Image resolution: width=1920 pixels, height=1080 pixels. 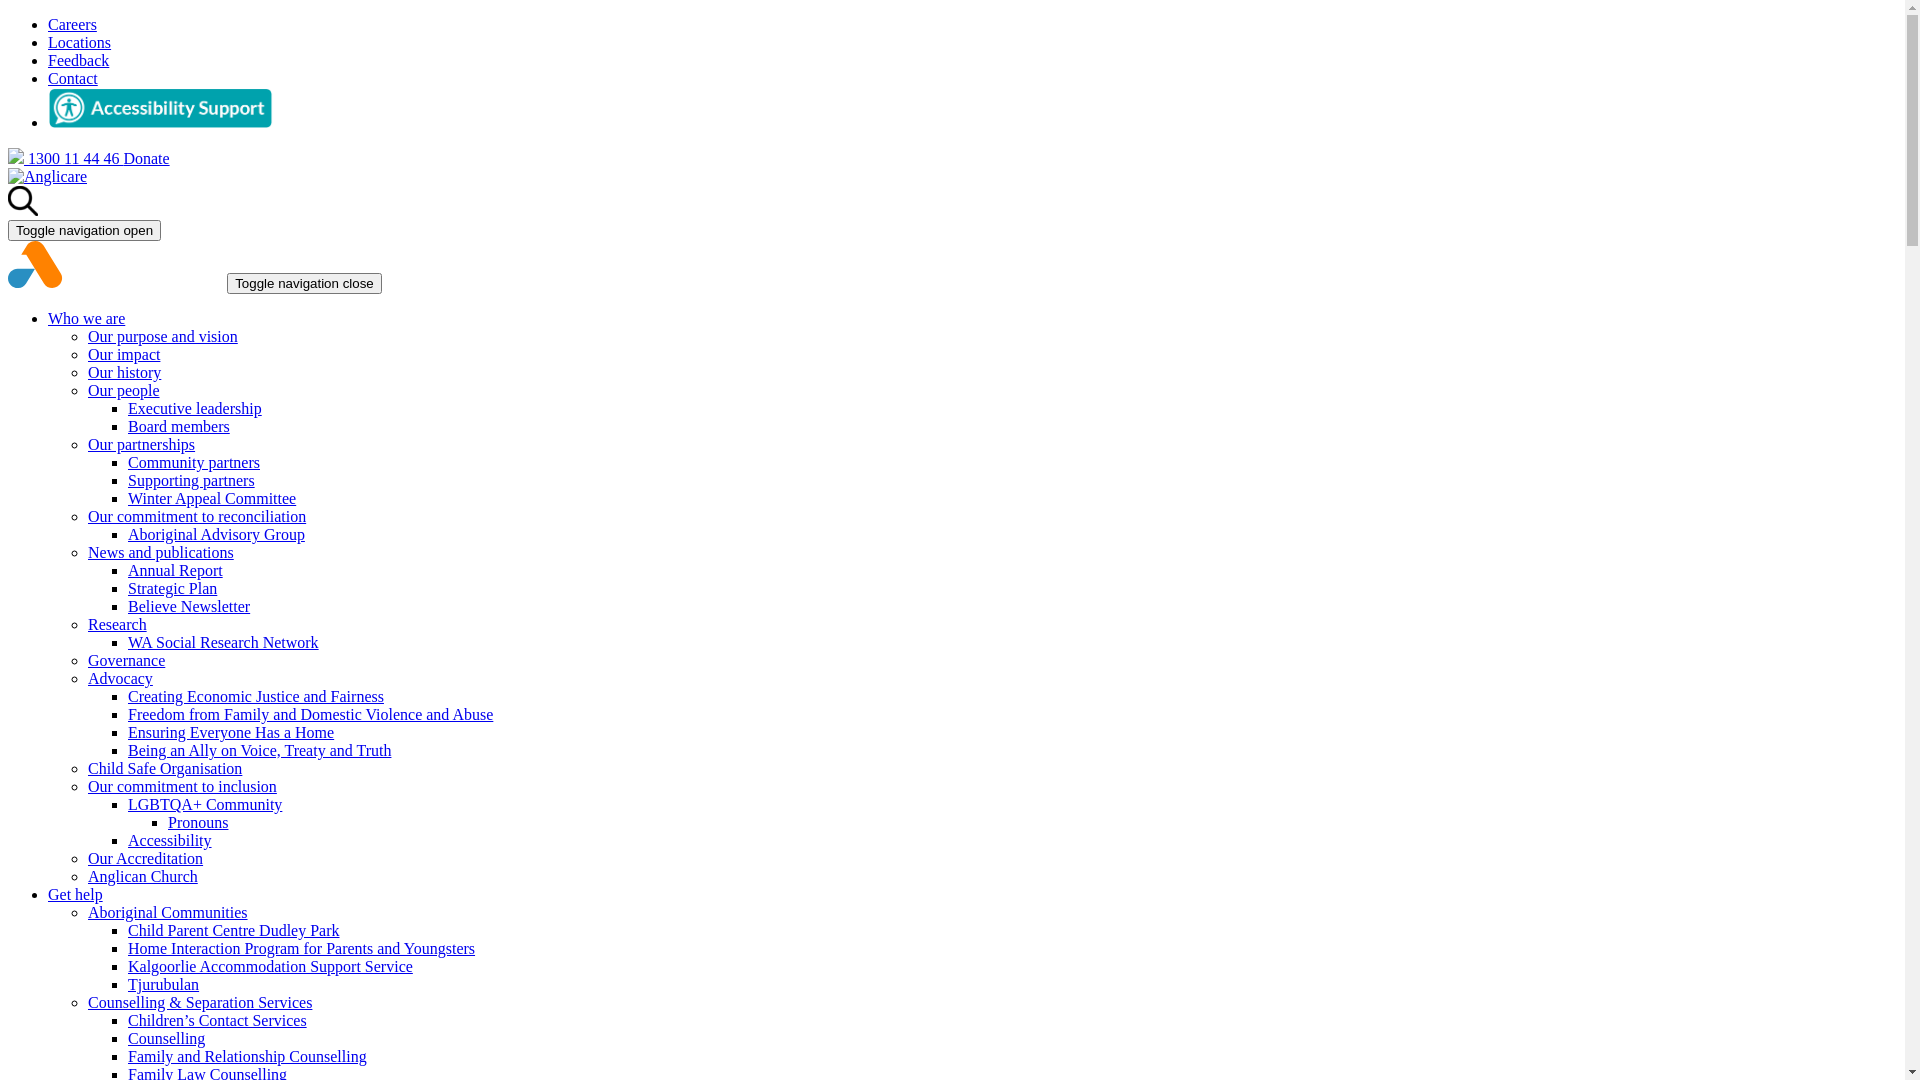 I want to click on 'Being an Ally on Voice, Treaty and Truth', so click(x=258, y=750).